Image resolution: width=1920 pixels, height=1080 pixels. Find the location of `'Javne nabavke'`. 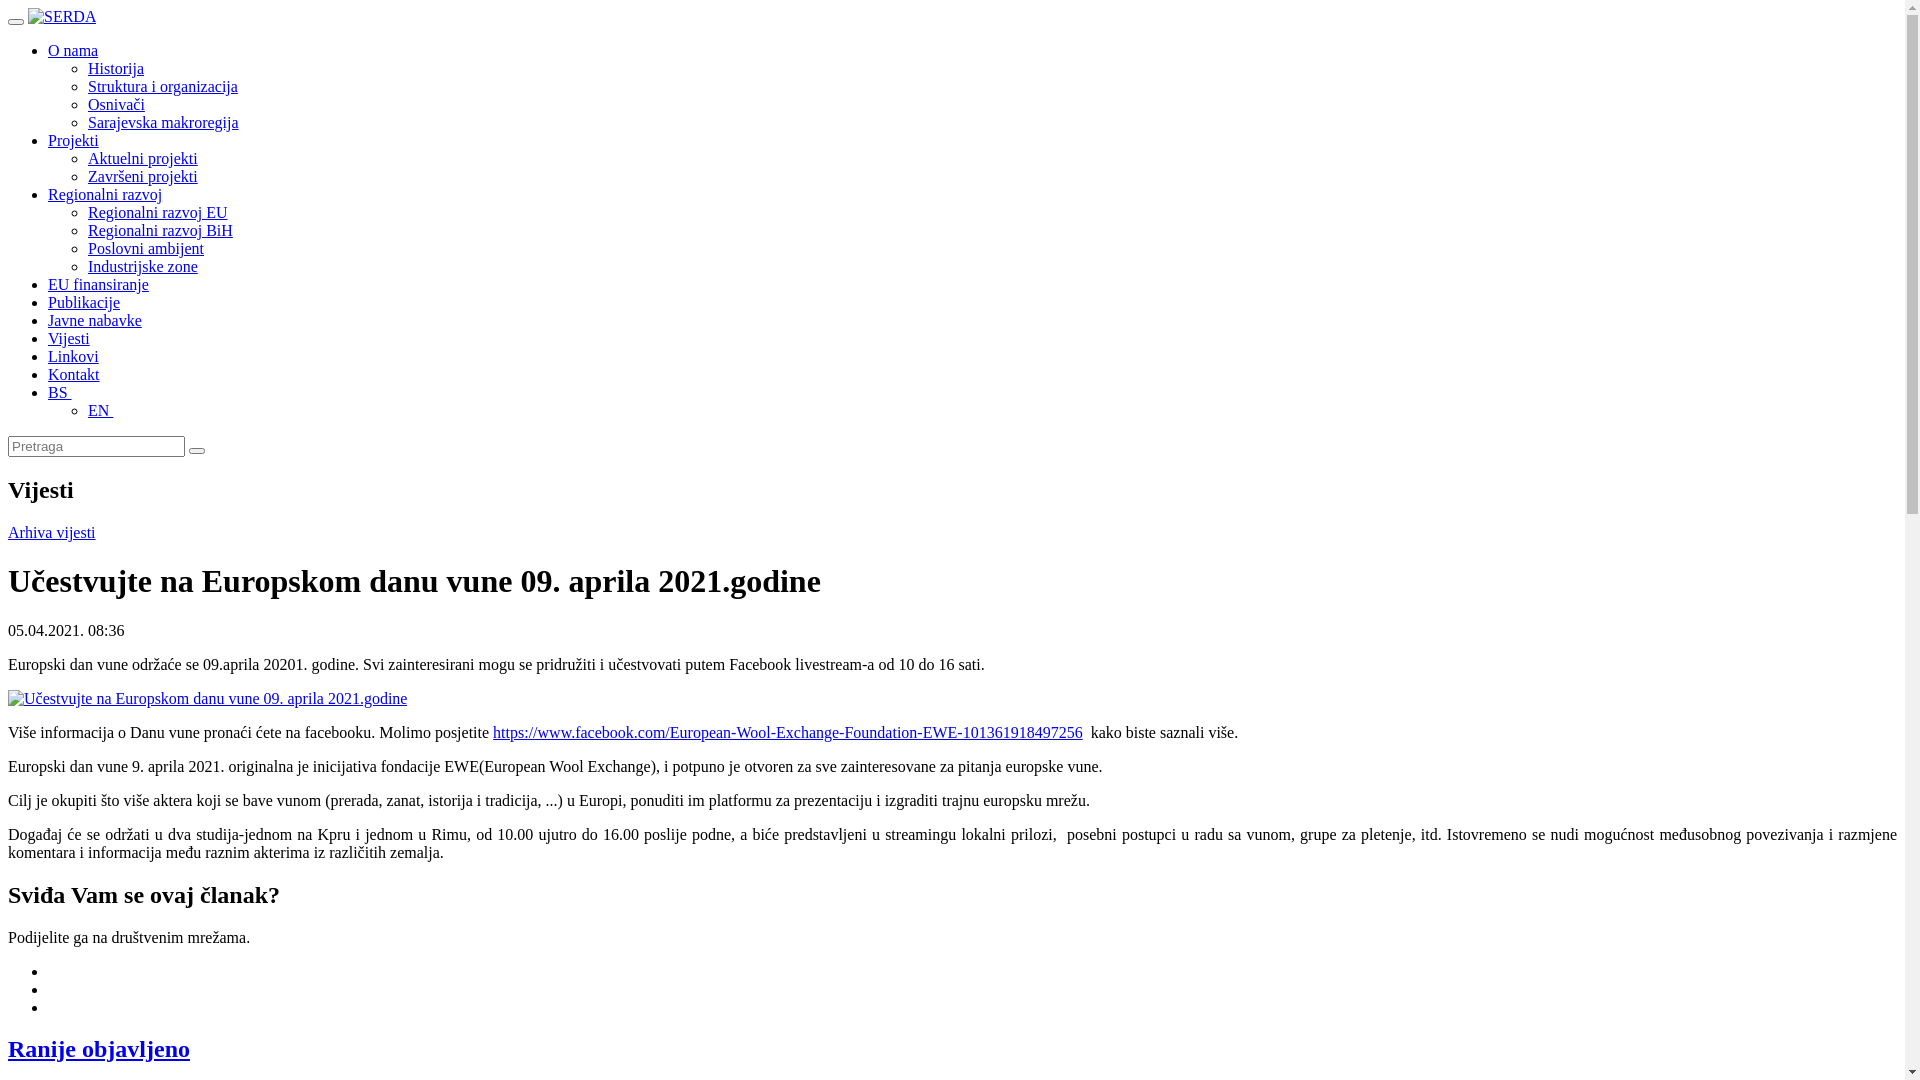

'Javne nabavke' is located at coordinates (94, 319).